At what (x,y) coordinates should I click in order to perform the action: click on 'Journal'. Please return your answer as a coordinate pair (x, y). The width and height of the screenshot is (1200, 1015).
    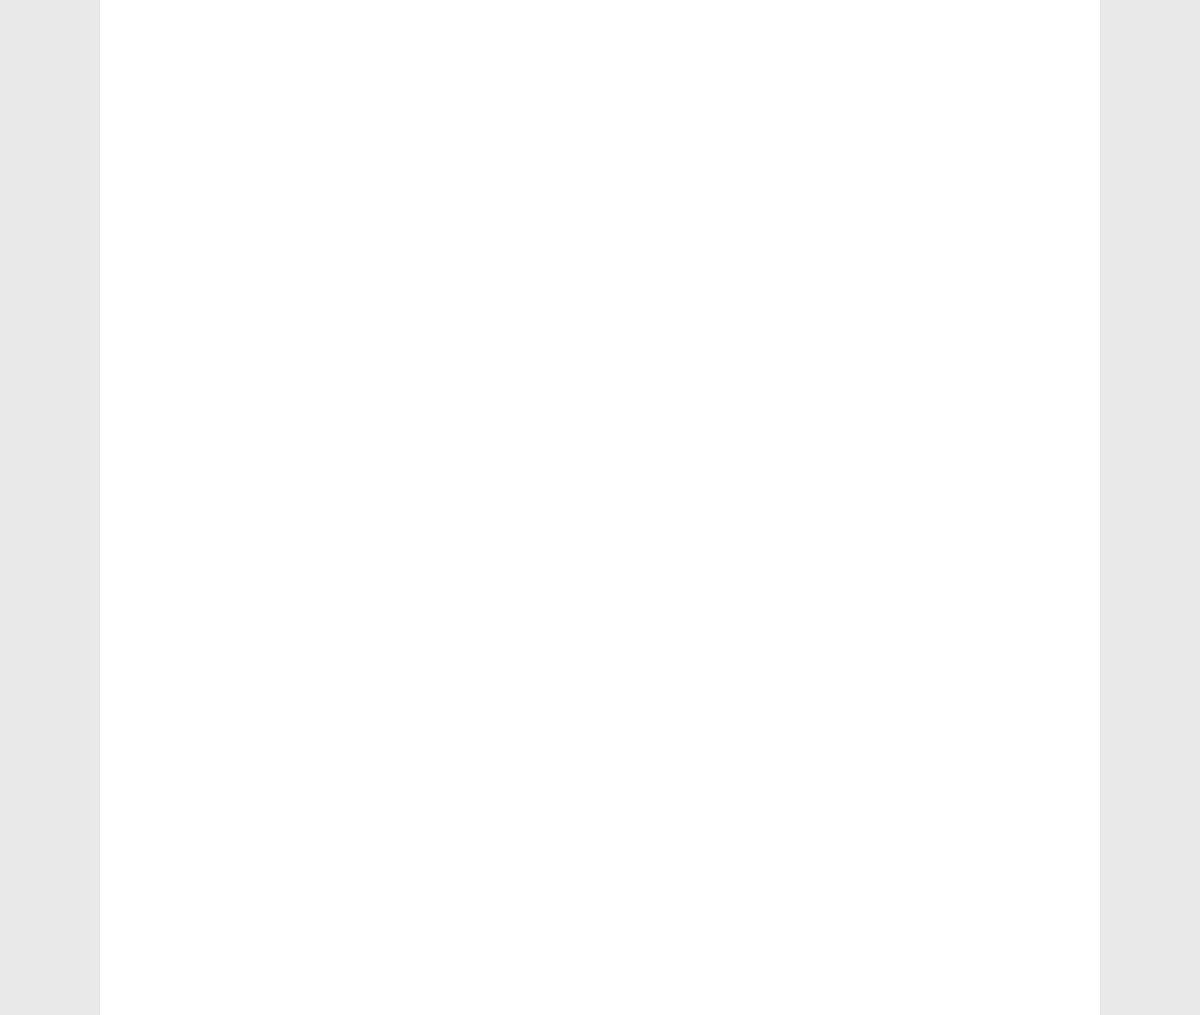
    Looking at the image, I should click on (178, 402).